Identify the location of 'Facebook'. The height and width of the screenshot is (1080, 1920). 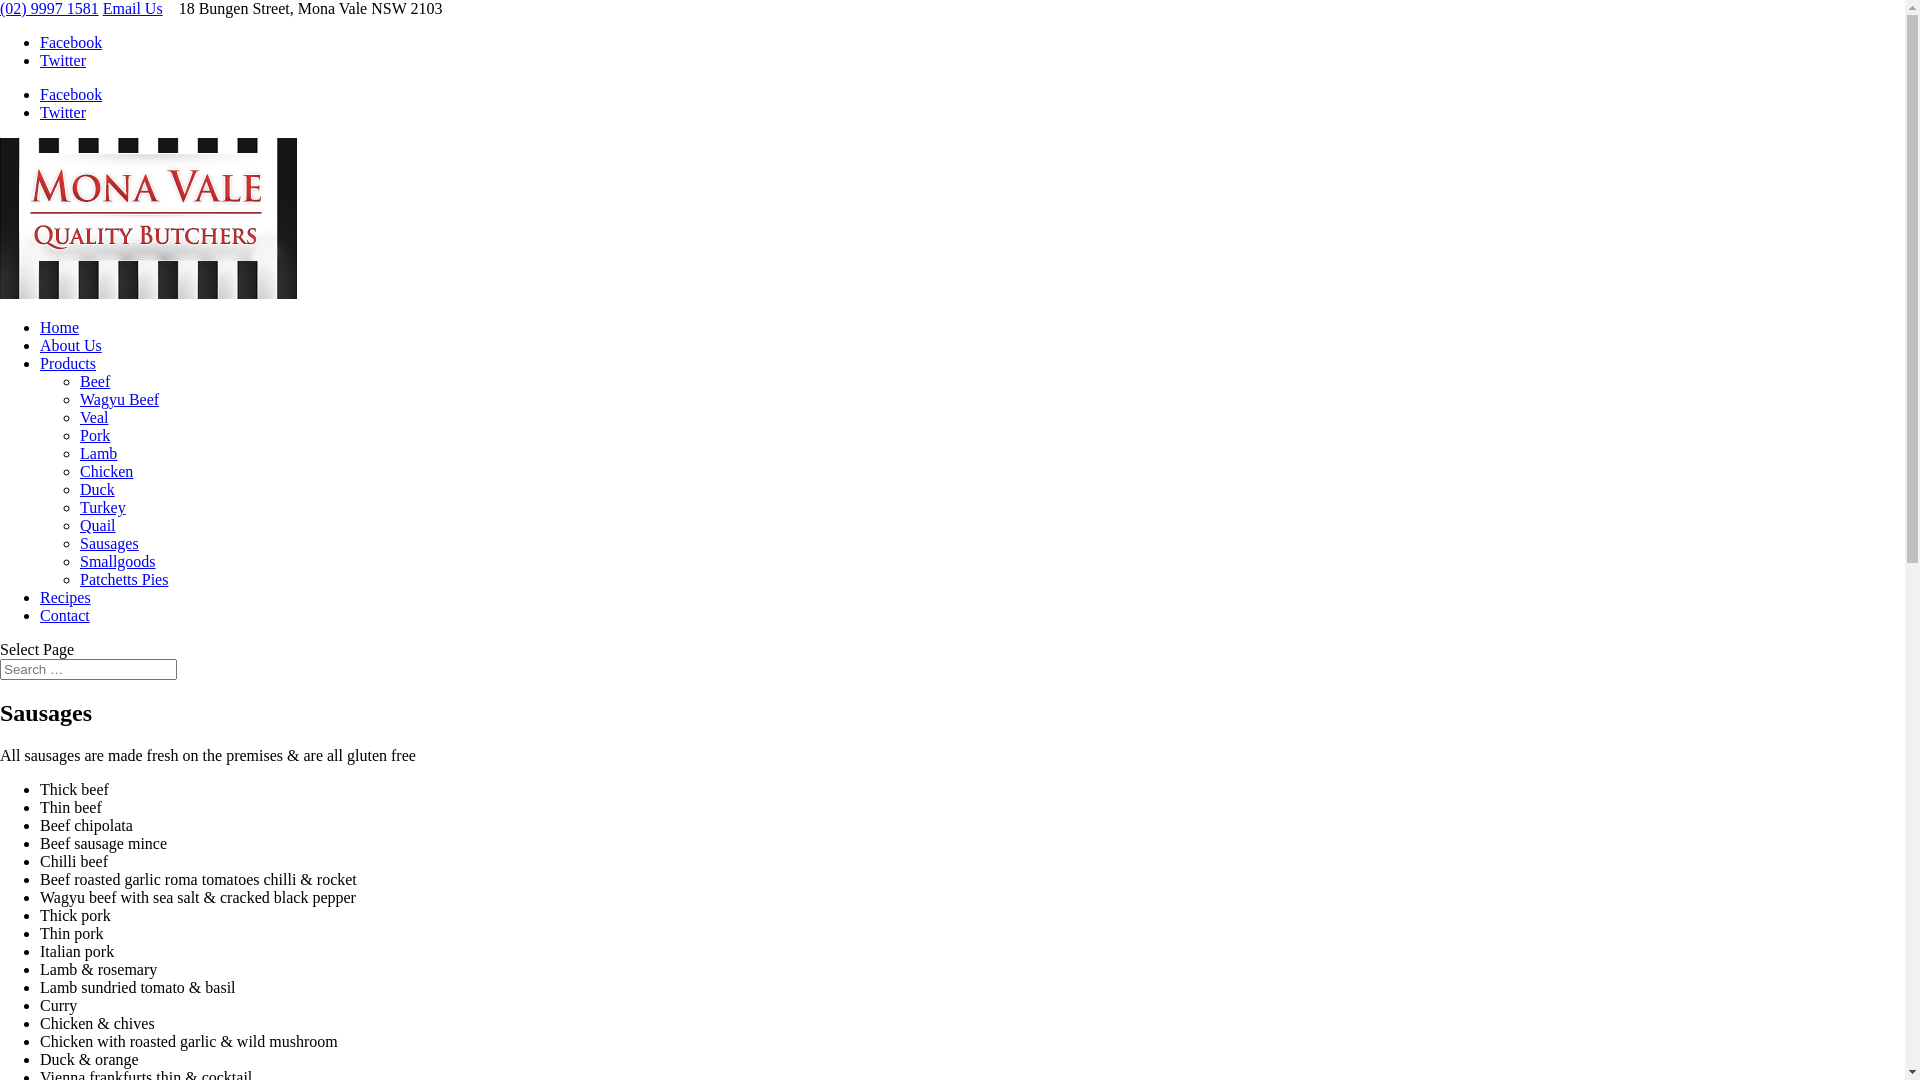
(71, 94).